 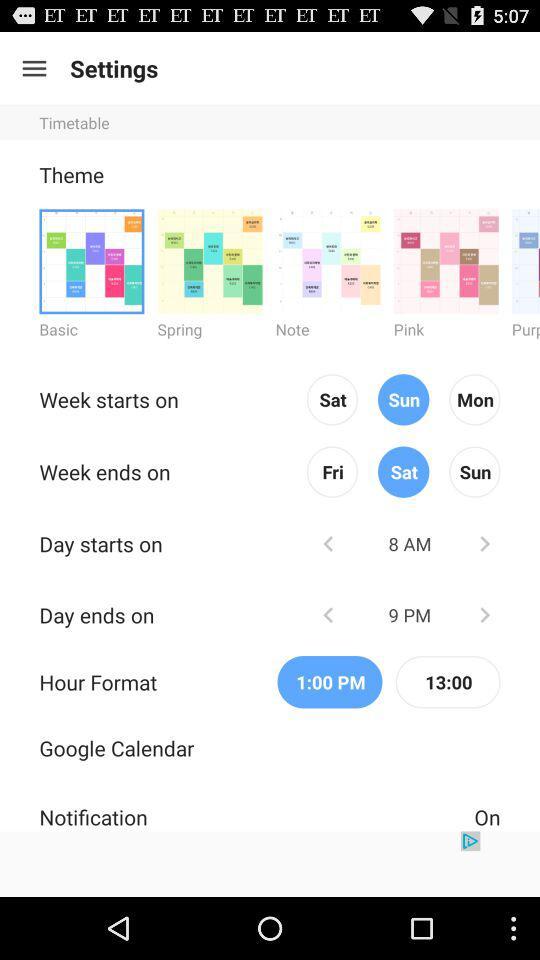 I want to click on next hour option, so click(x=483, y=613).